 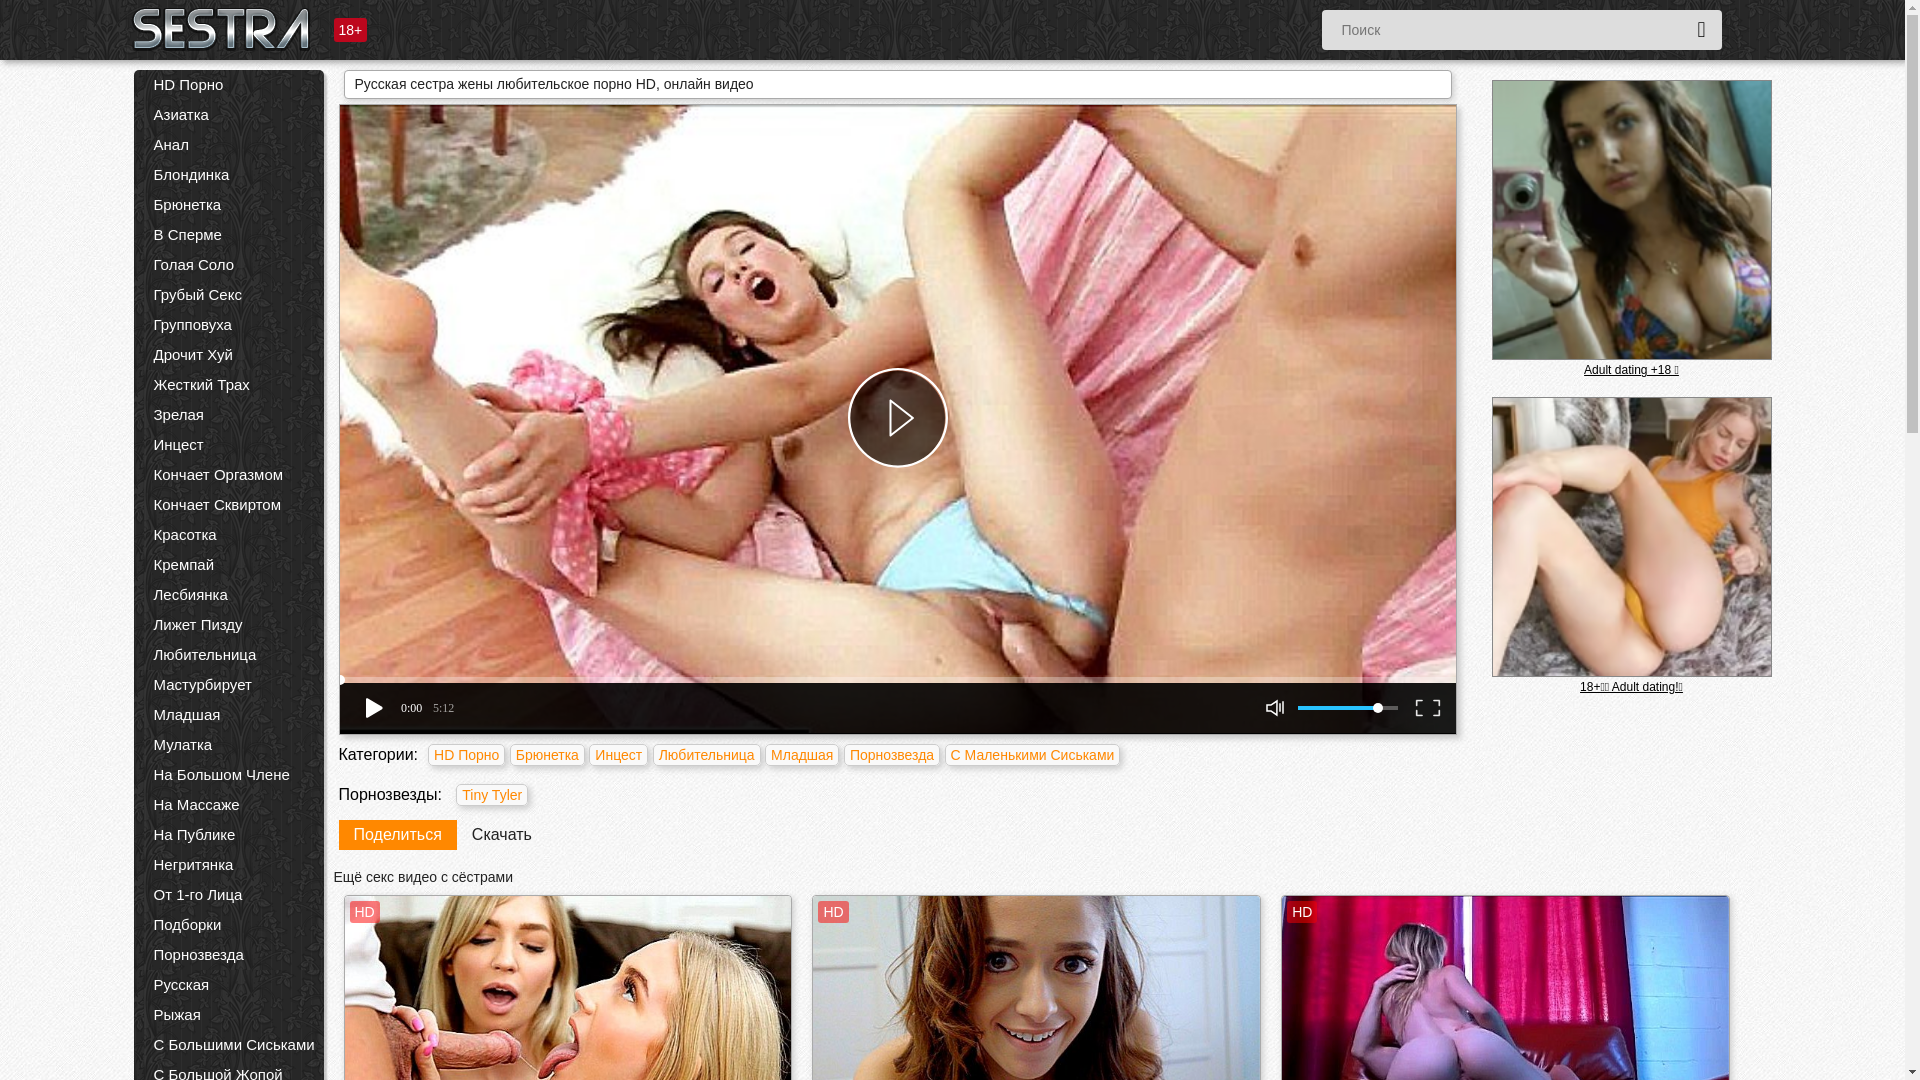 I want to click on 'Tiny Tyler', so click(x=491, y=793).